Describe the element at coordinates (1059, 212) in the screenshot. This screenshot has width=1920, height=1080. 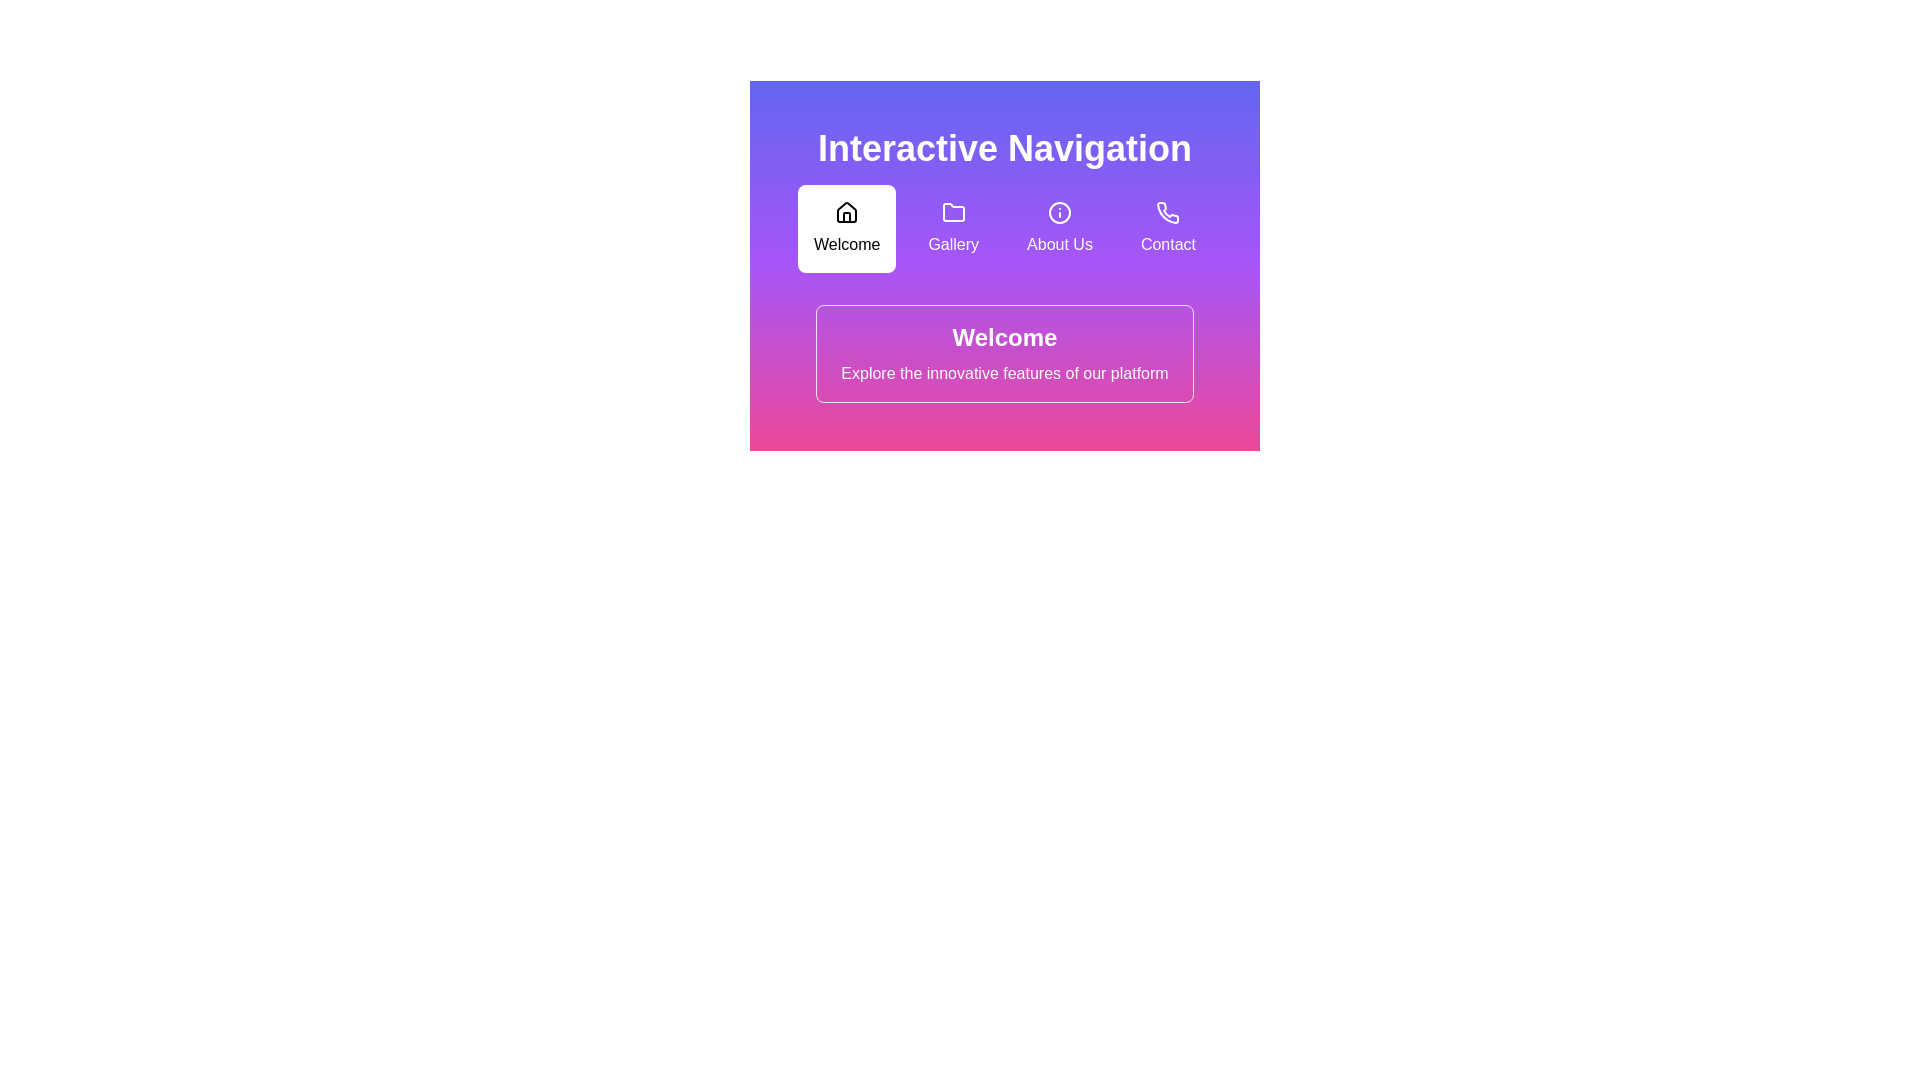
I see `the circular informational icon located at the center of the 'About Us' icon in the 'Interactive Navigation' section` at that location.